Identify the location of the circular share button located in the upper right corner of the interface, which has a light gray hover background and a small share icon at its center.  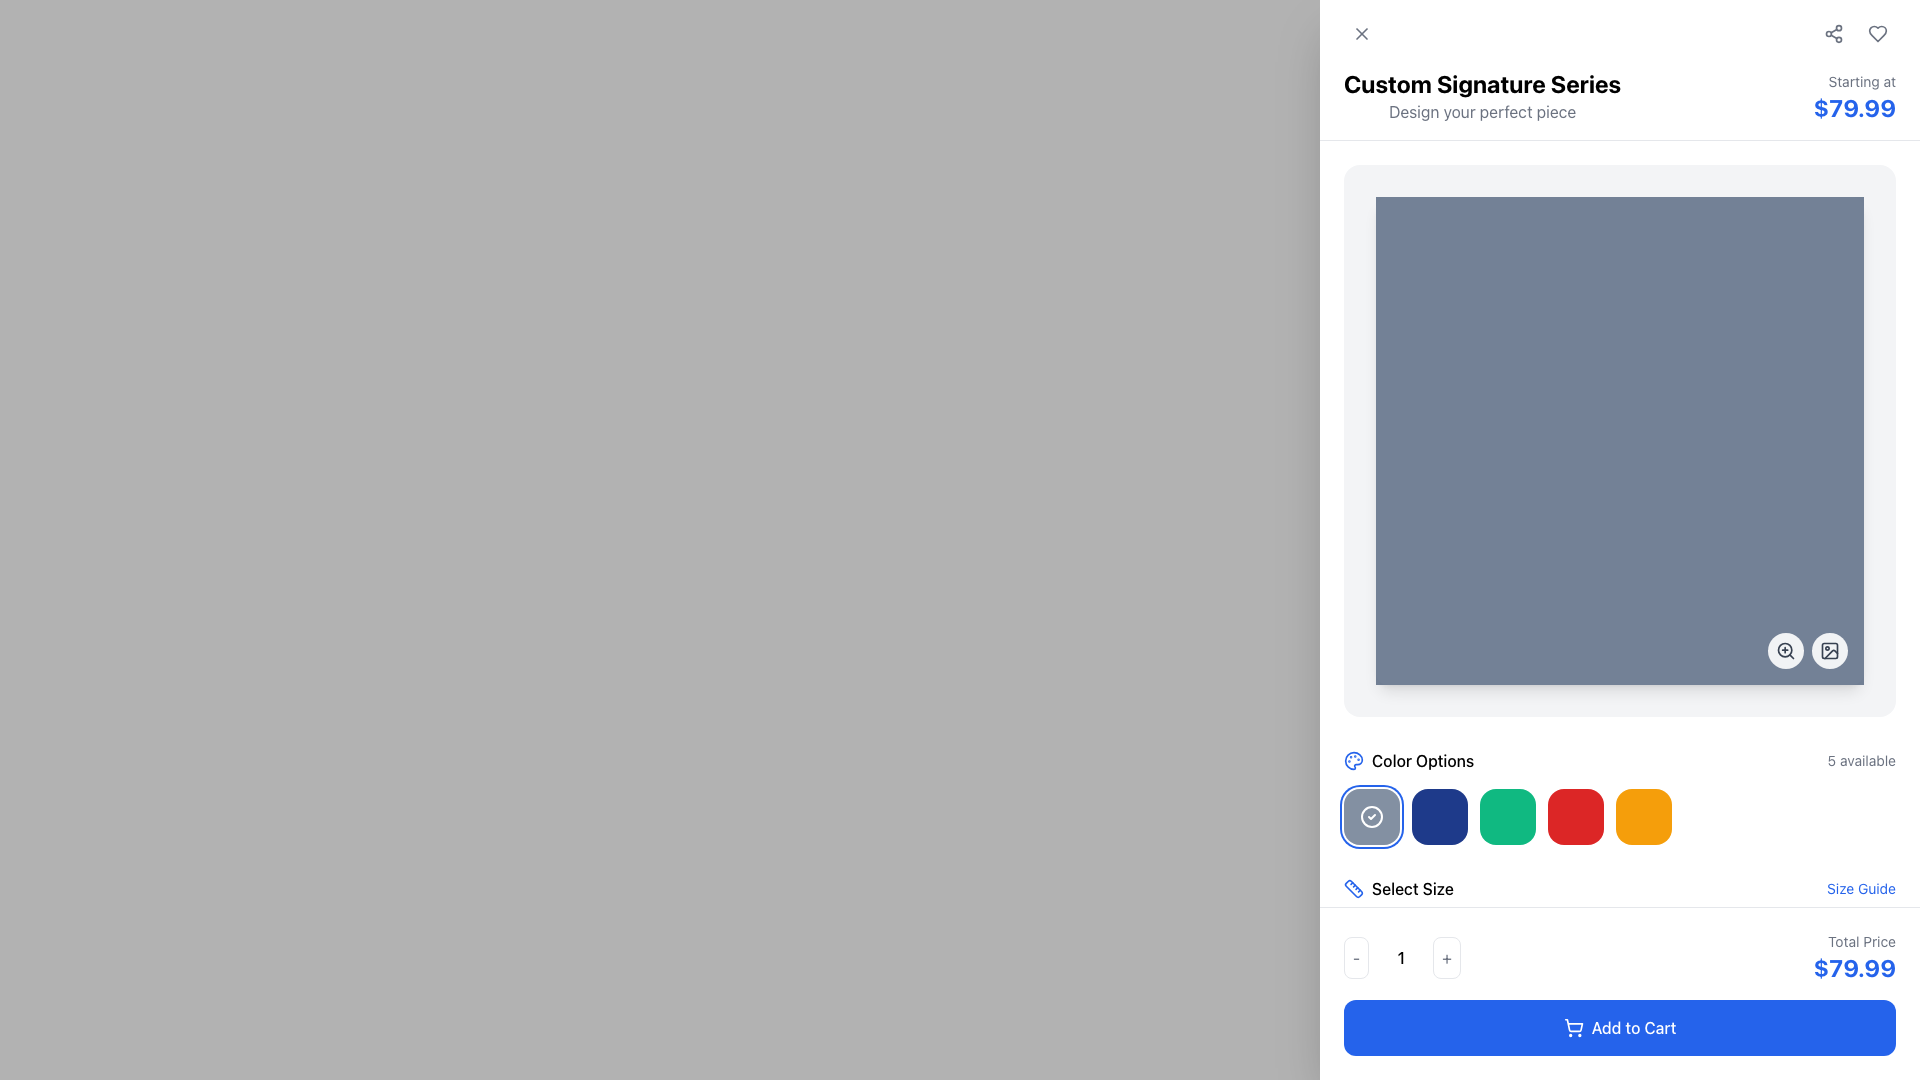
(1833, 34).